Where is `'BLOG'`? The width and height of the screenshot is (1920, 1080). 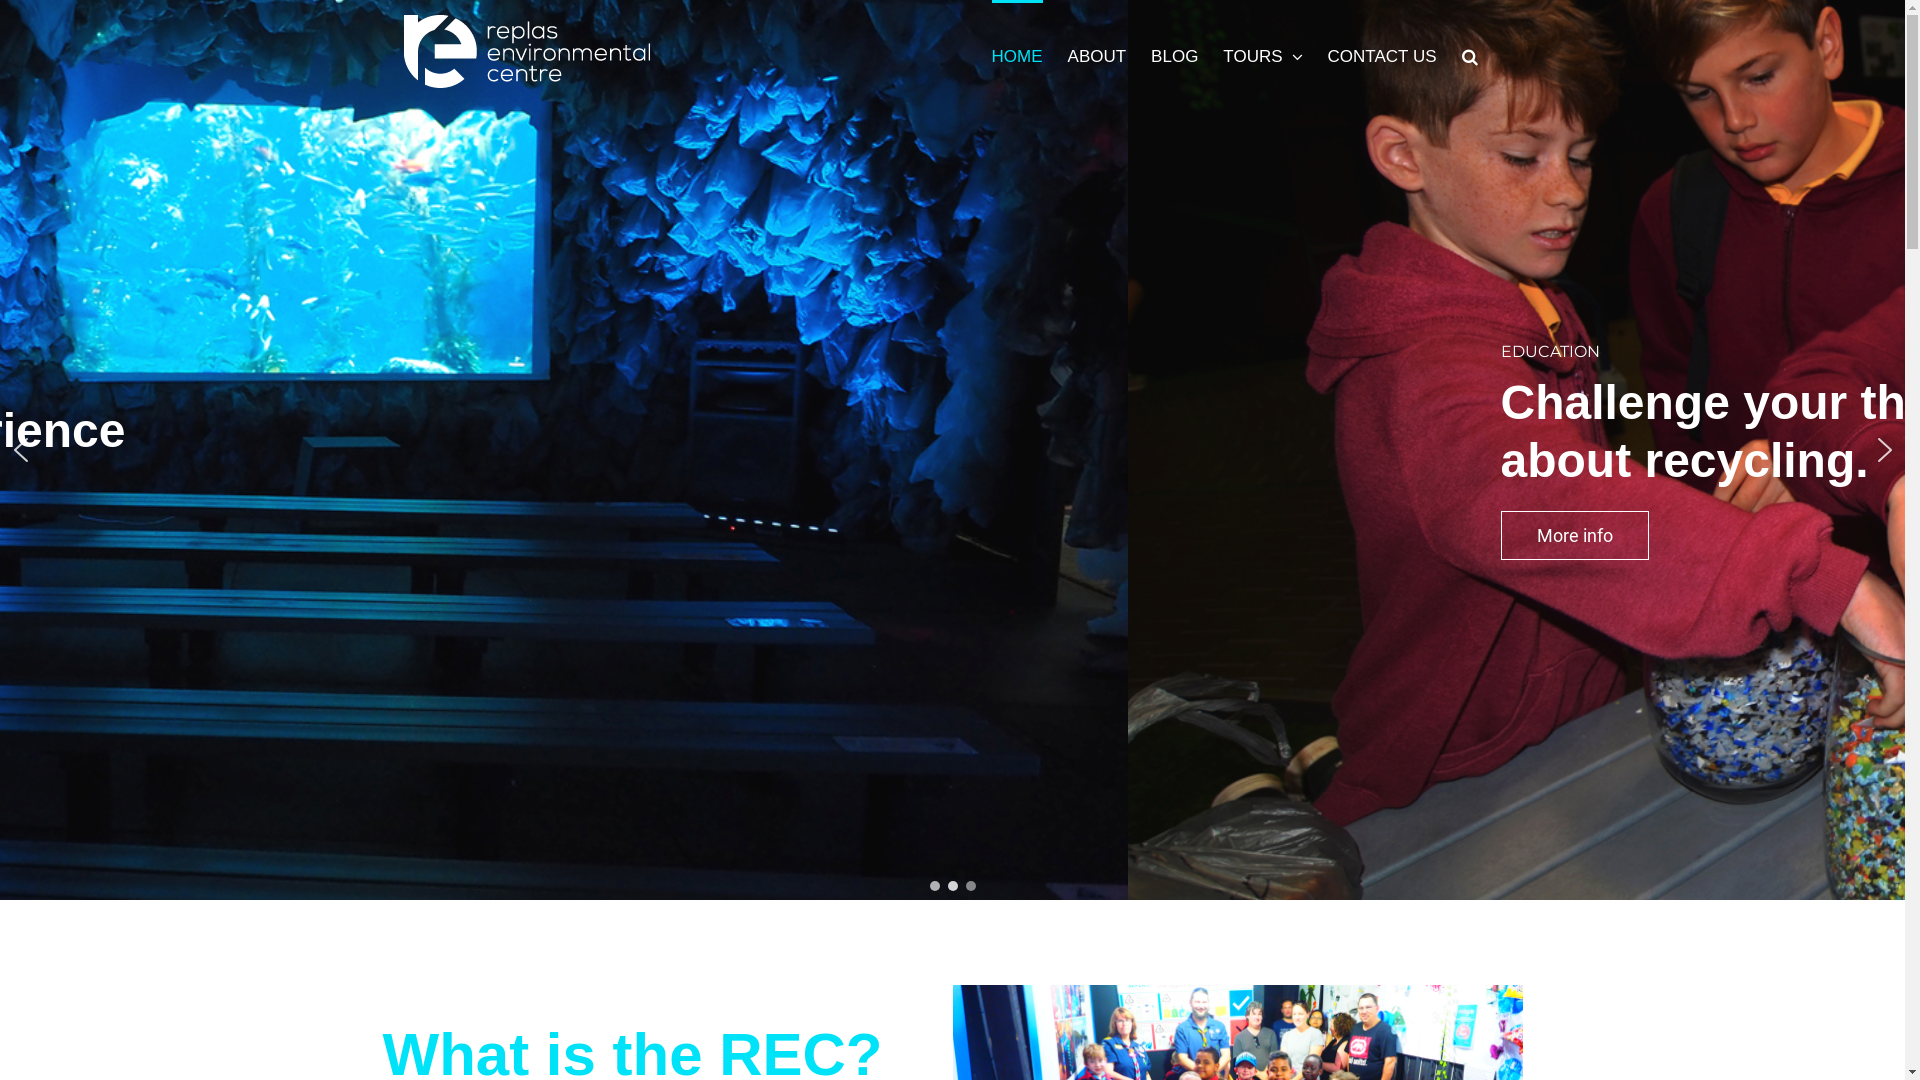 'BLOG' is located at coordinates (1174, 53).